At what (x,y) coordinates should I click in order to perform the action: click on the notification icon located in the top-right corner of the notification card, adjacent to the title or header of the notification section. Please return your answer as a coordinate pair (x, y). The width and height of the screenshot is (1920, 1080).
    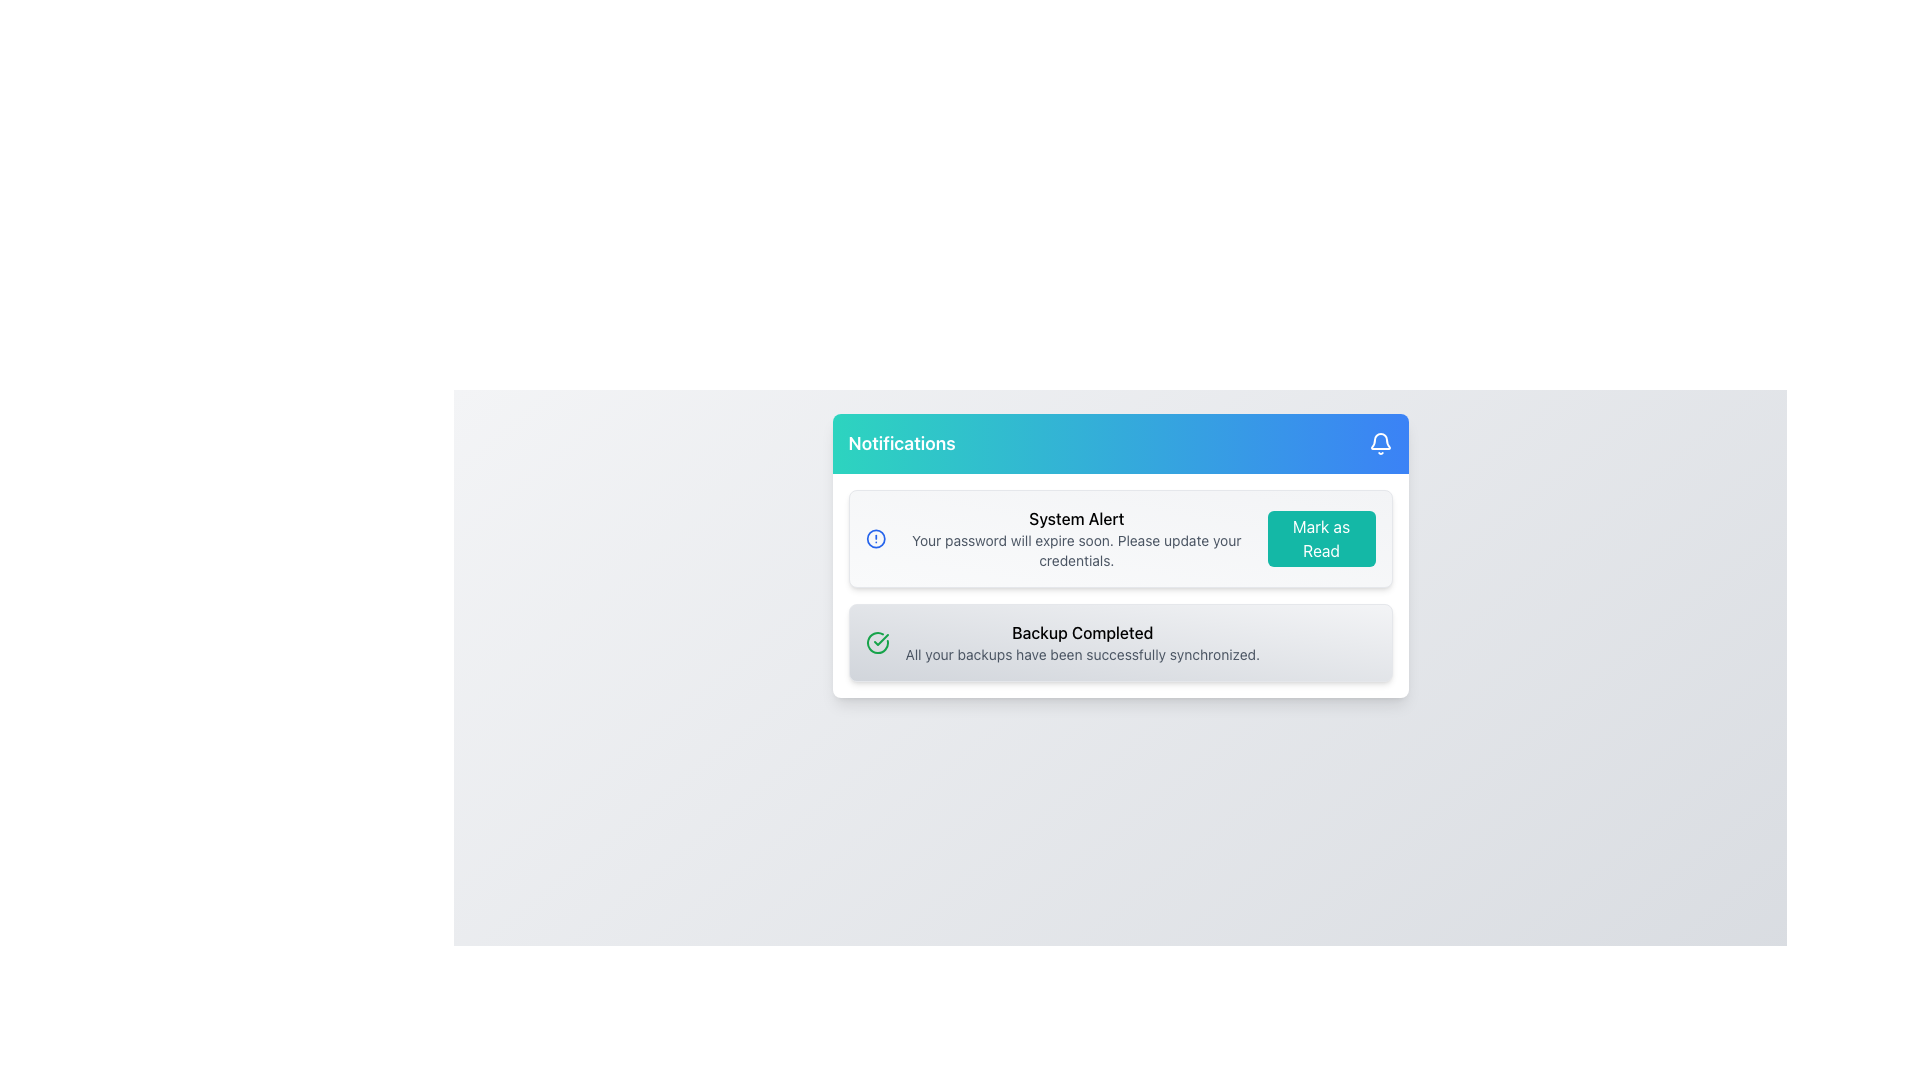
    Looking at the image, I should click on (1379, 440).